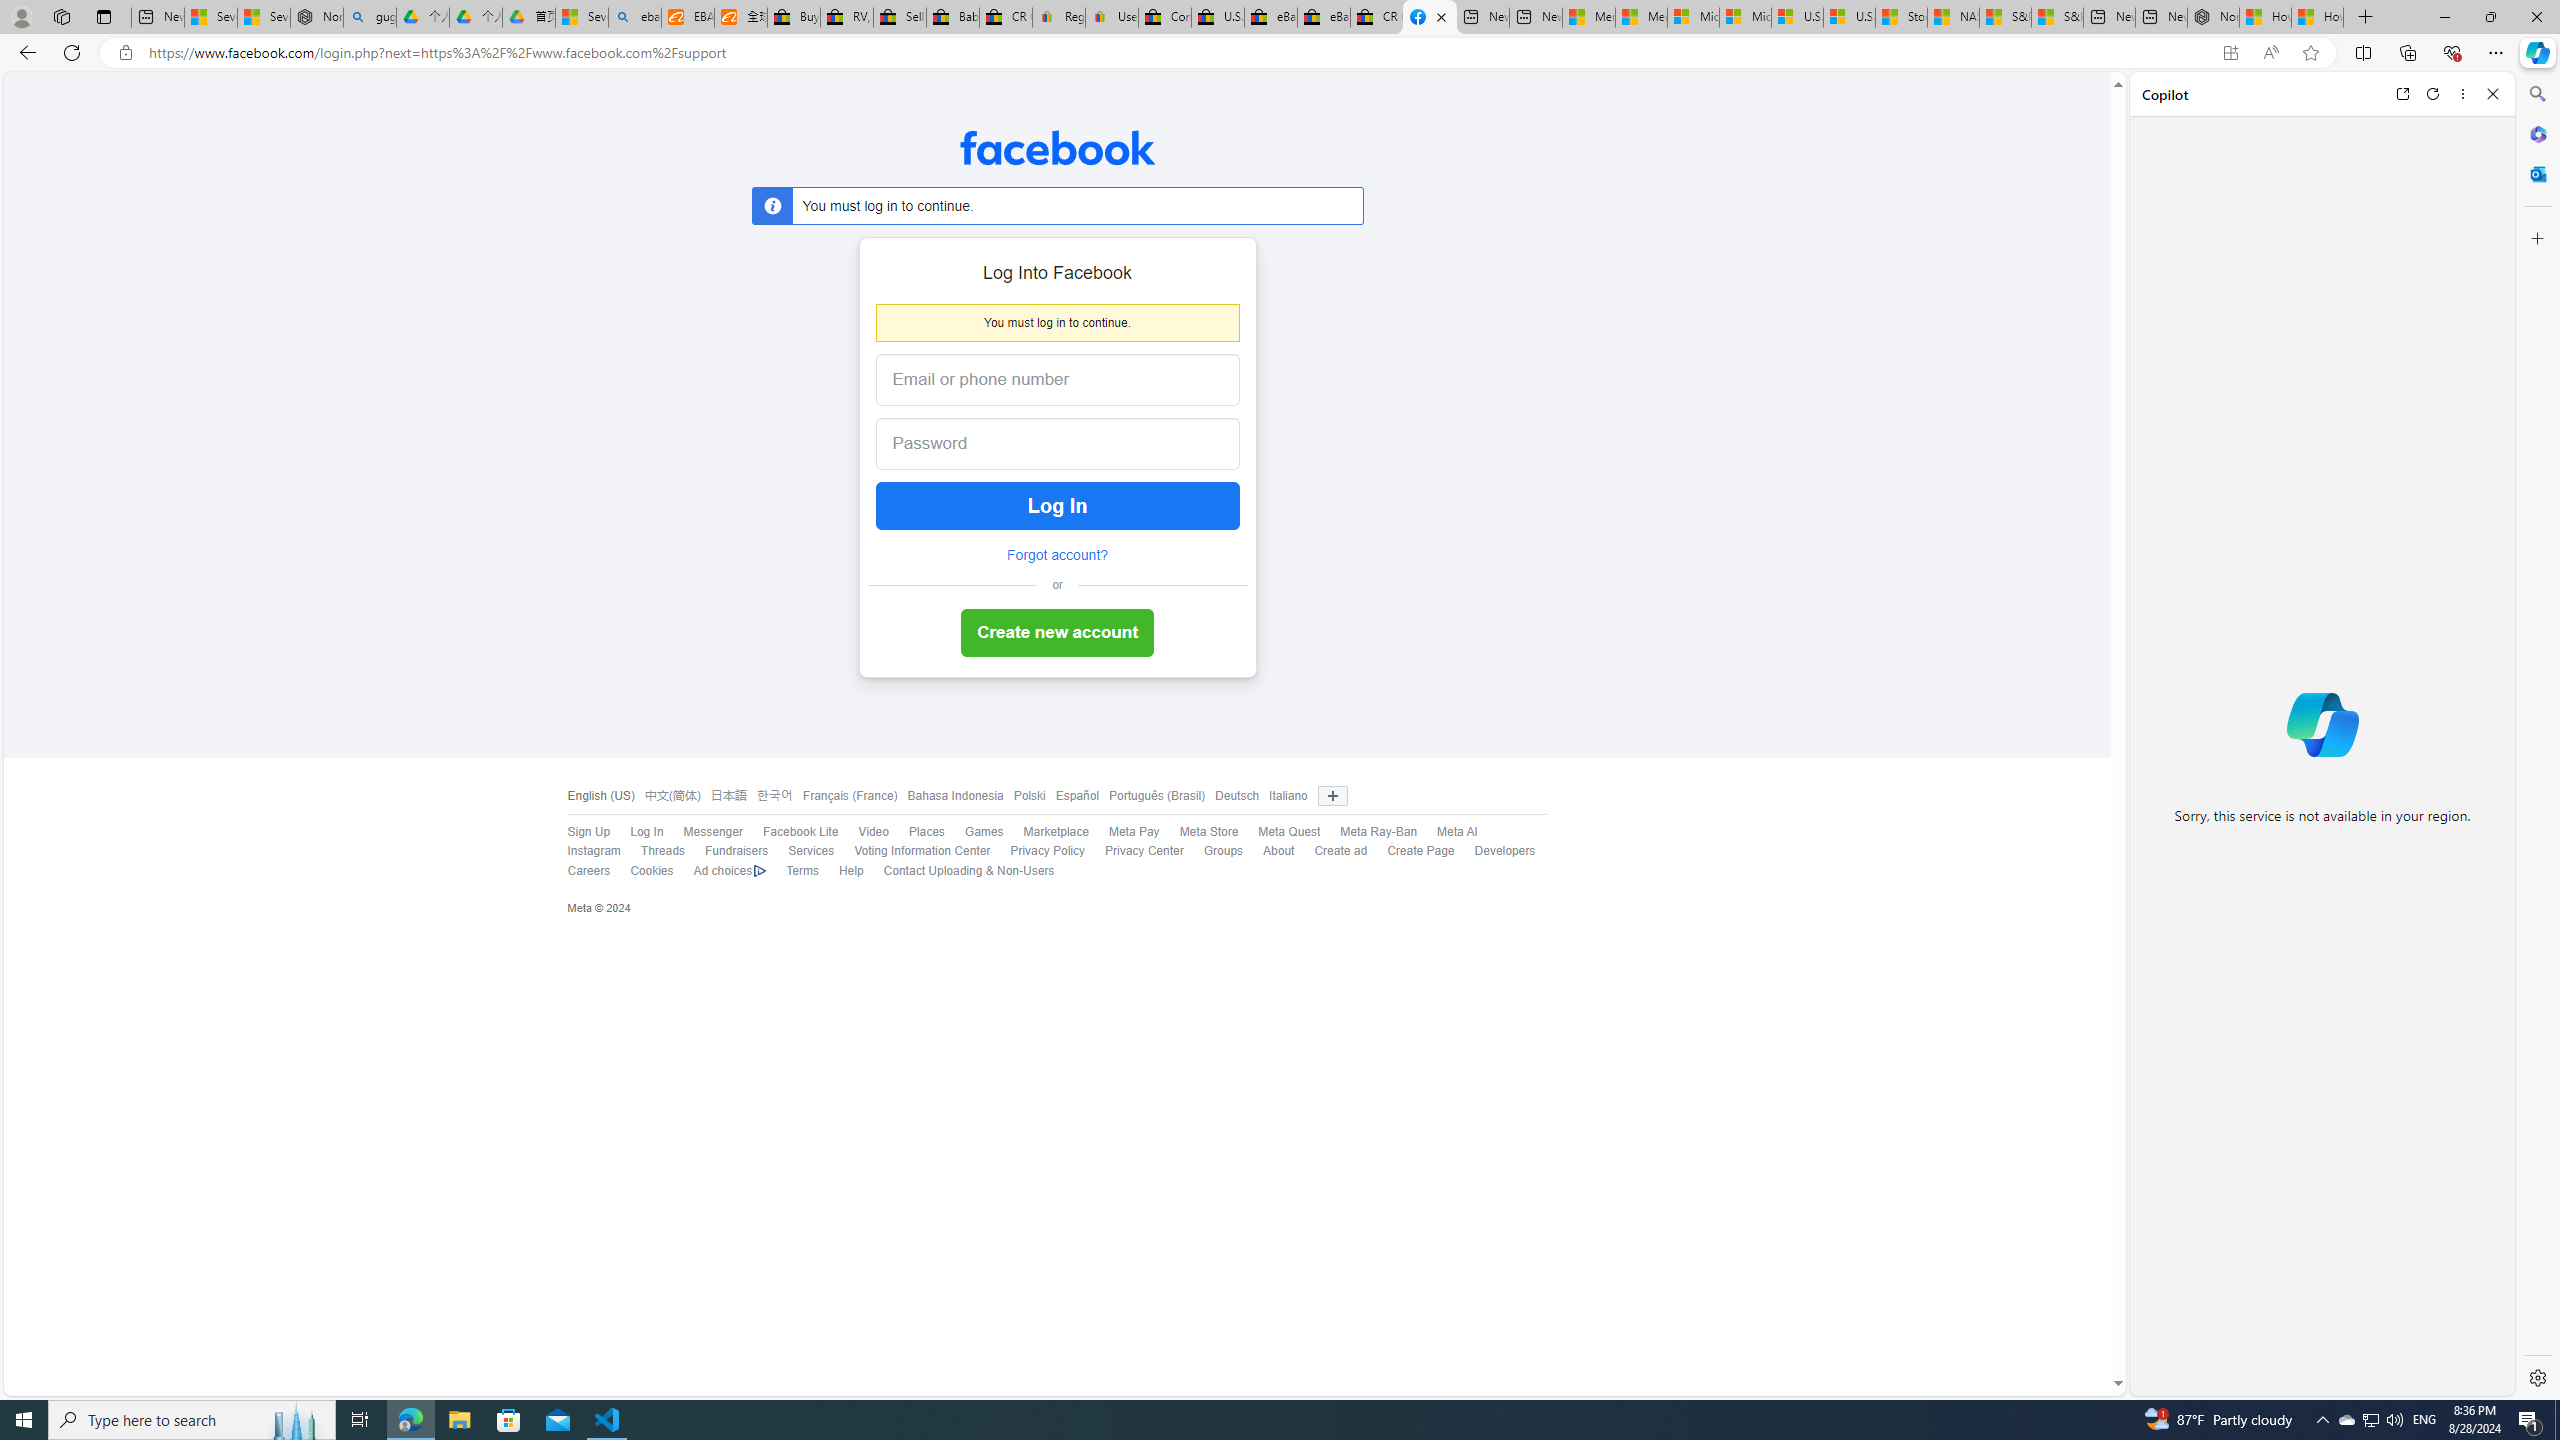  What do you see at coordinates (802, 869) in the screenshot?
I see `'Terms'` at bounding box center [802, 869].